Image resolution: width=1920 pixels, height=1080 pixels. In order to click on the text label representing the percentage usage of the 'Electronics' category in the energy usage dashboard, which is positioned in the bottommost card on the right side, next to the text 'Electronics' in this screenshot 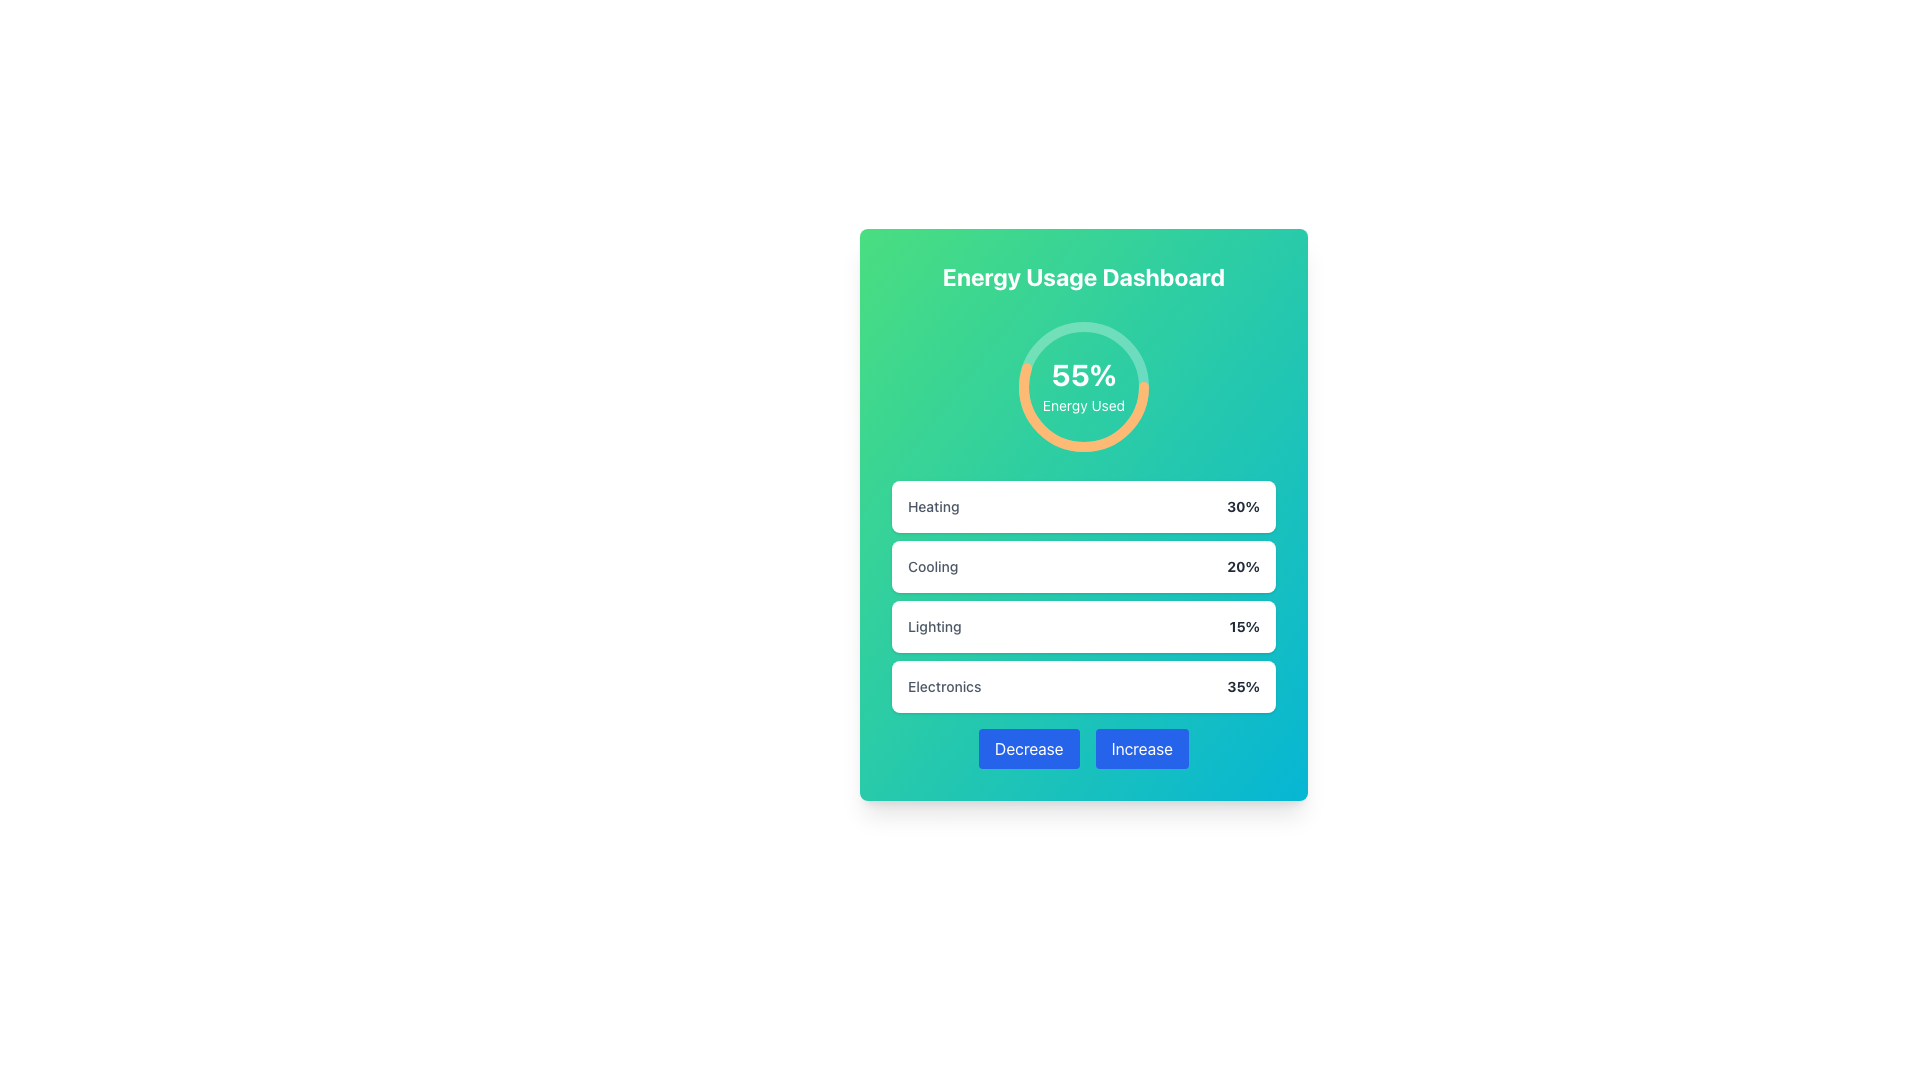, I will do `click(1242, 685)`.